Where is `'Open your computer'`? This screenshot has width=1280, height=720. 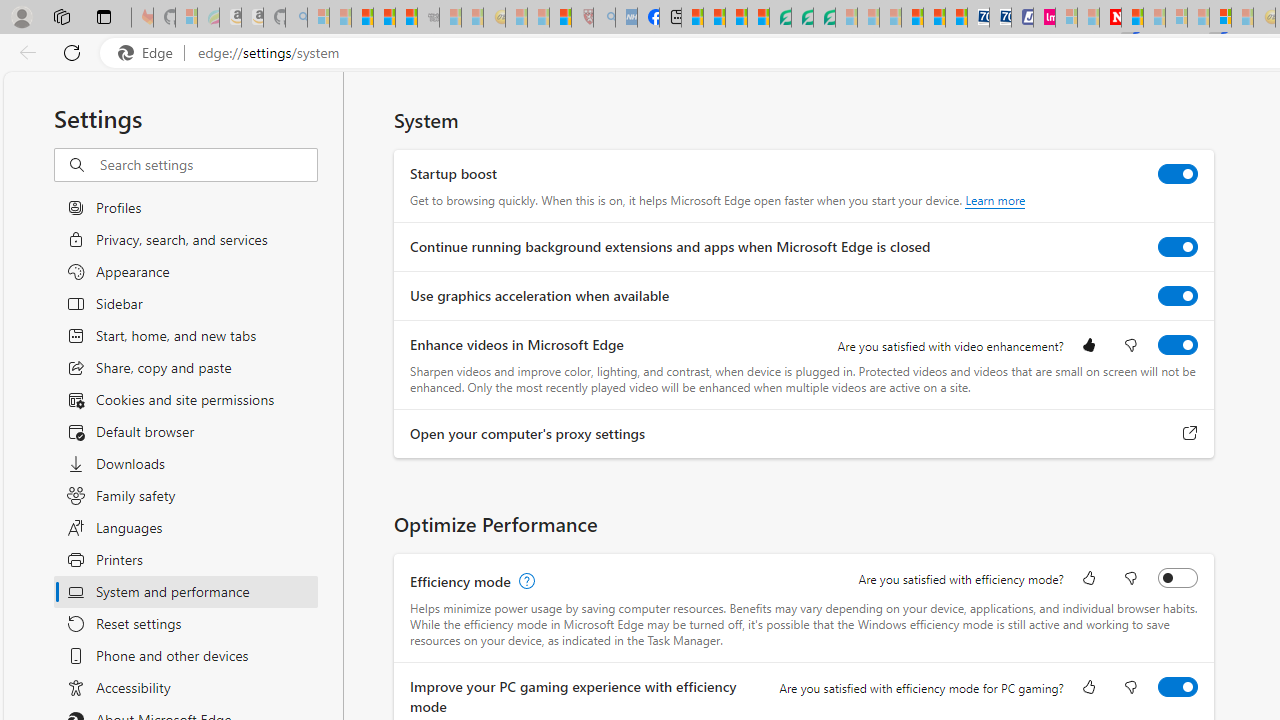 'Open your computer' is located at coordinates (1190, 433).